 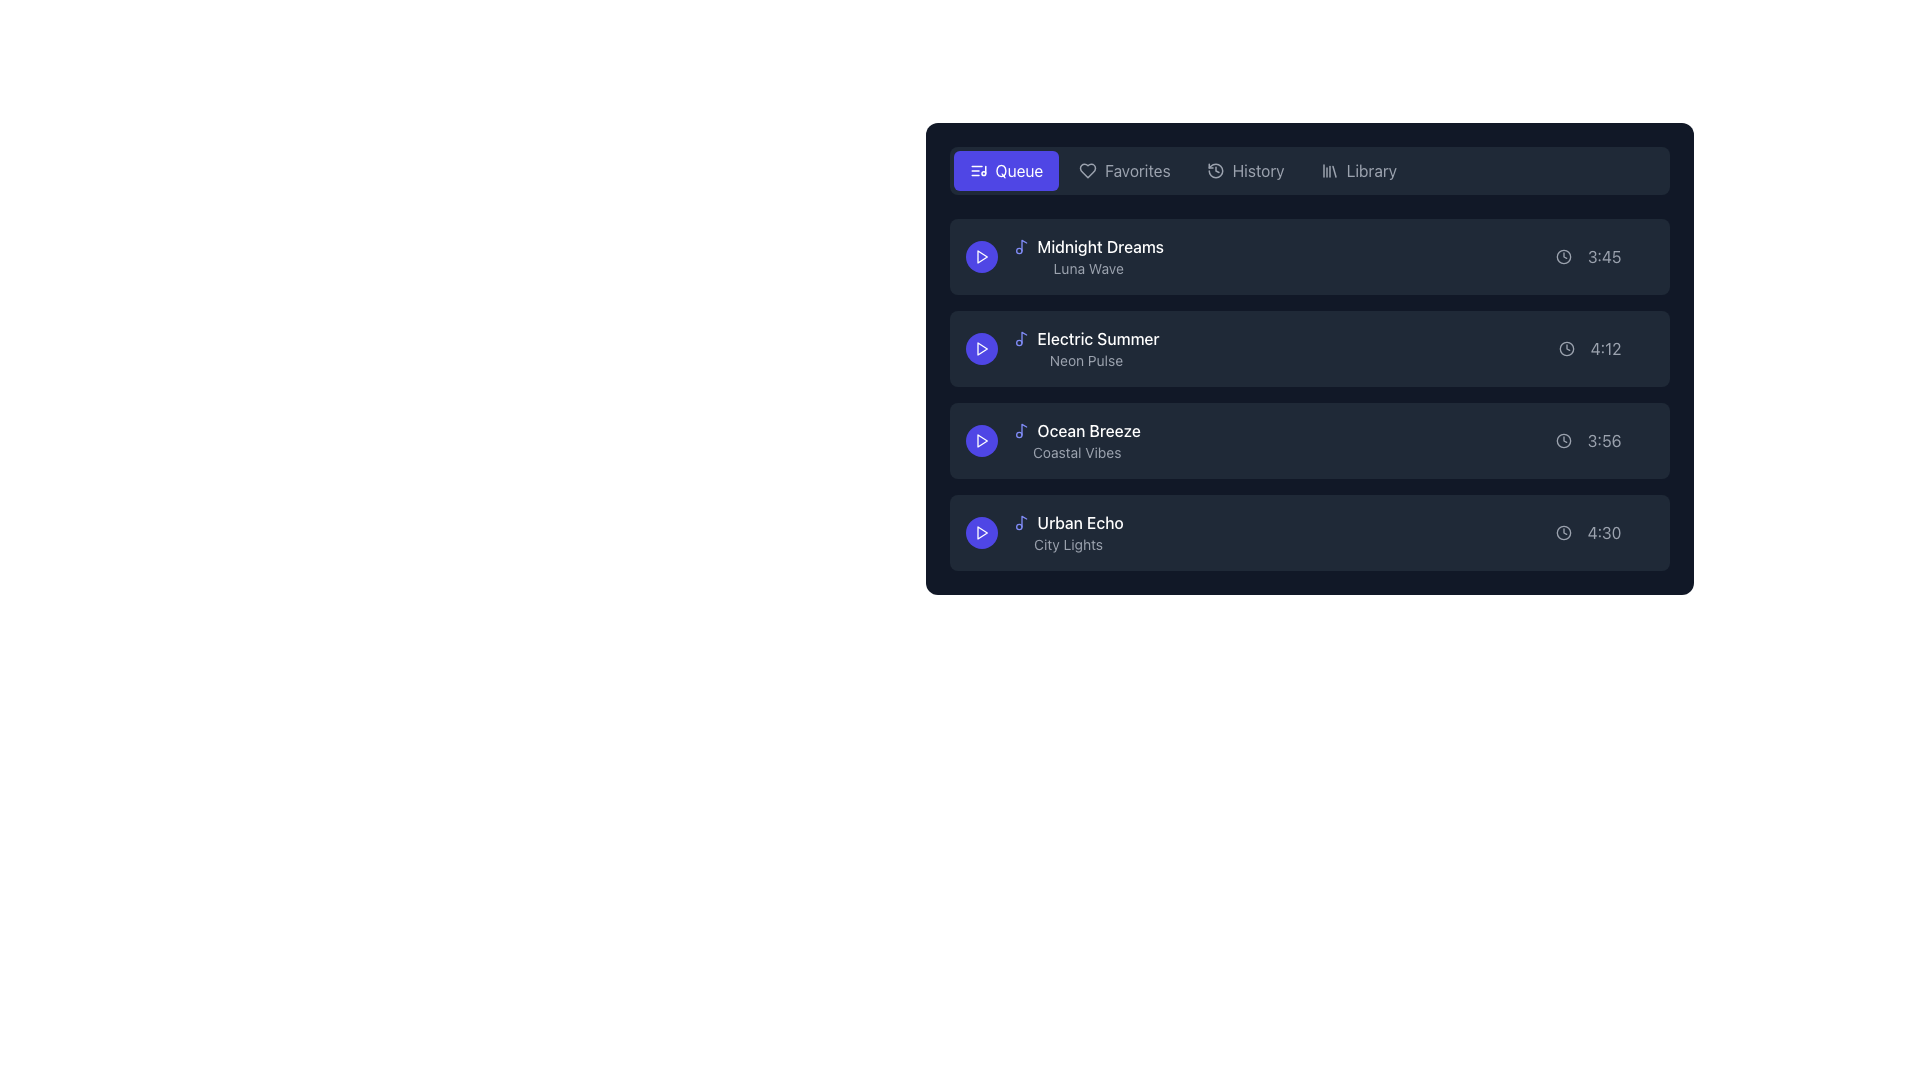 I want to click on the 'Ocean Breeze' play button, so click(x=981, y=439).